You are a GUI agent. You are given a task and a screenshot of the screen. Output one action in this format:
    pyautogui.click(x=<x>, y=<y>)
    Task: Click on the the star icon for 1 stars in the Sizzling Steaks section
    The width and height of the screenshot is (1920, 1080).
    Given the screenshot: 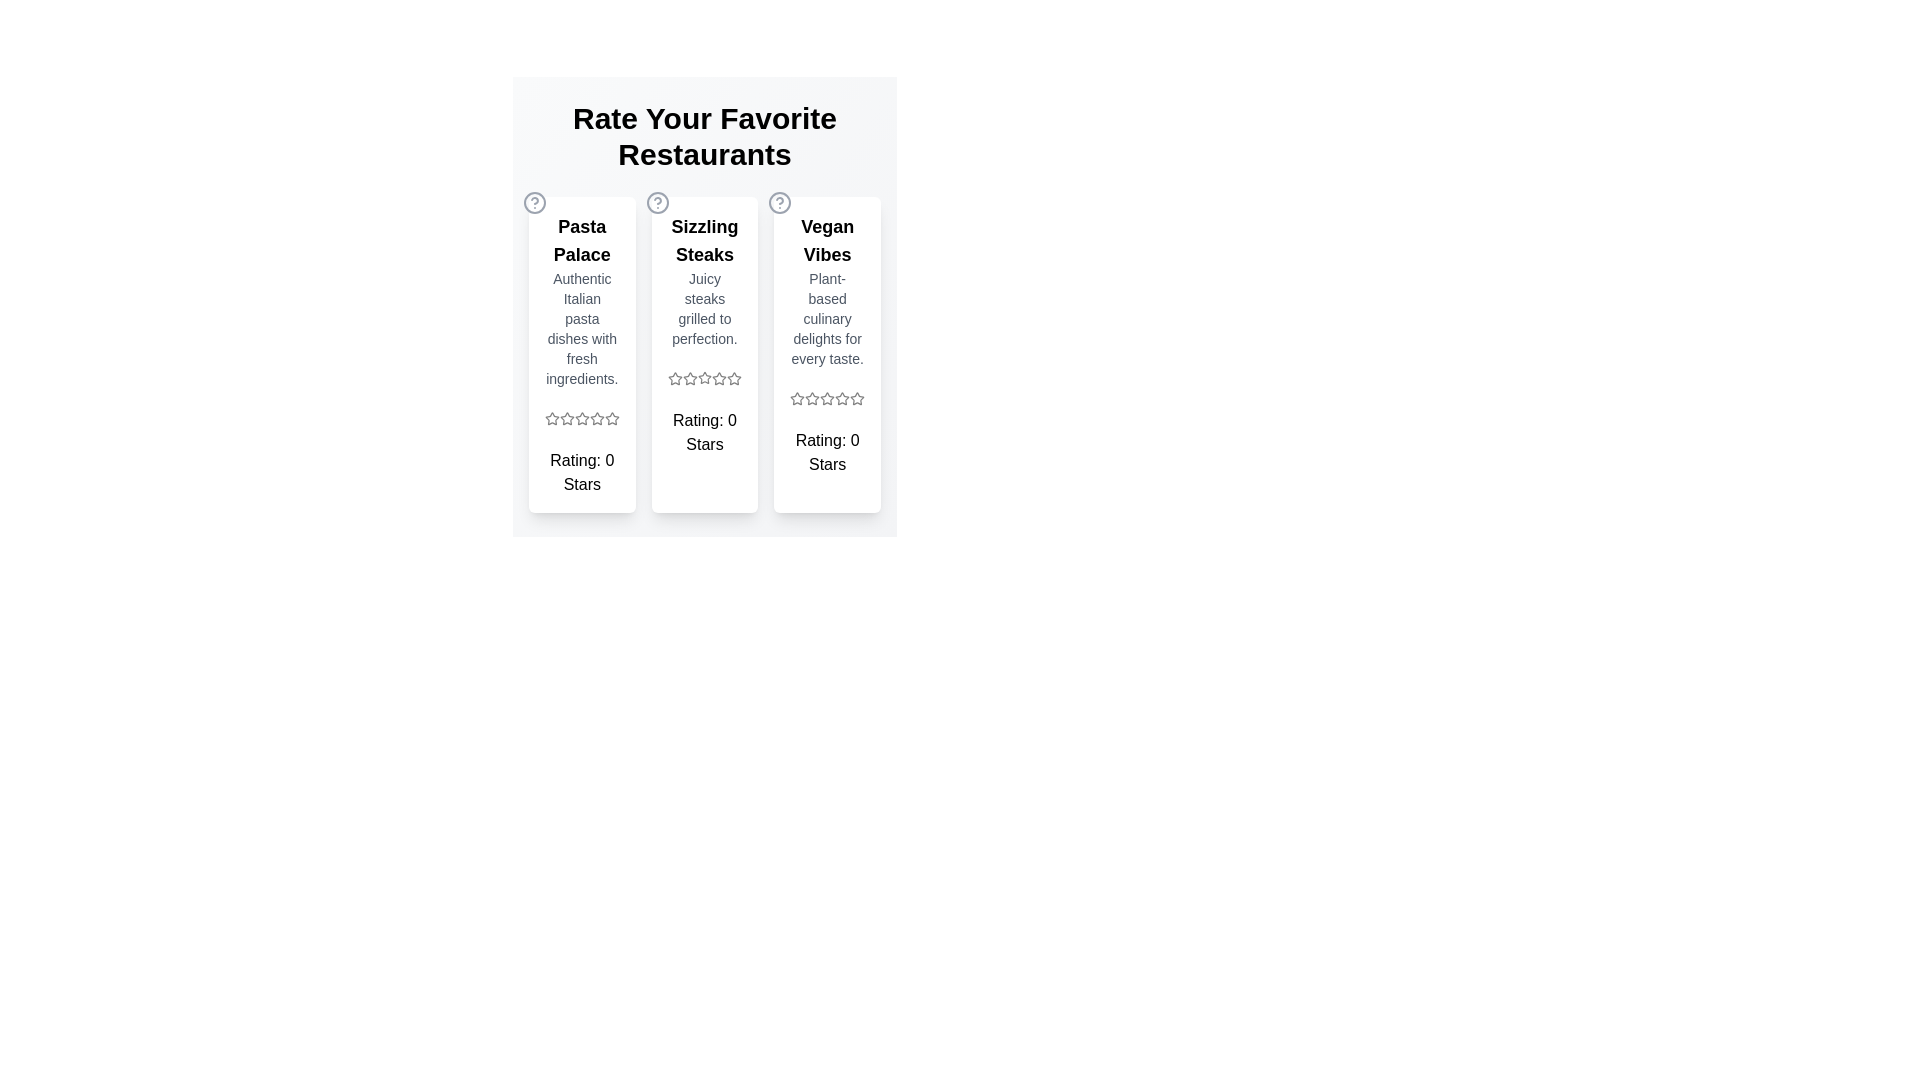 What is the action you would take?
    pyautogui.click(x=675, y=378)
    